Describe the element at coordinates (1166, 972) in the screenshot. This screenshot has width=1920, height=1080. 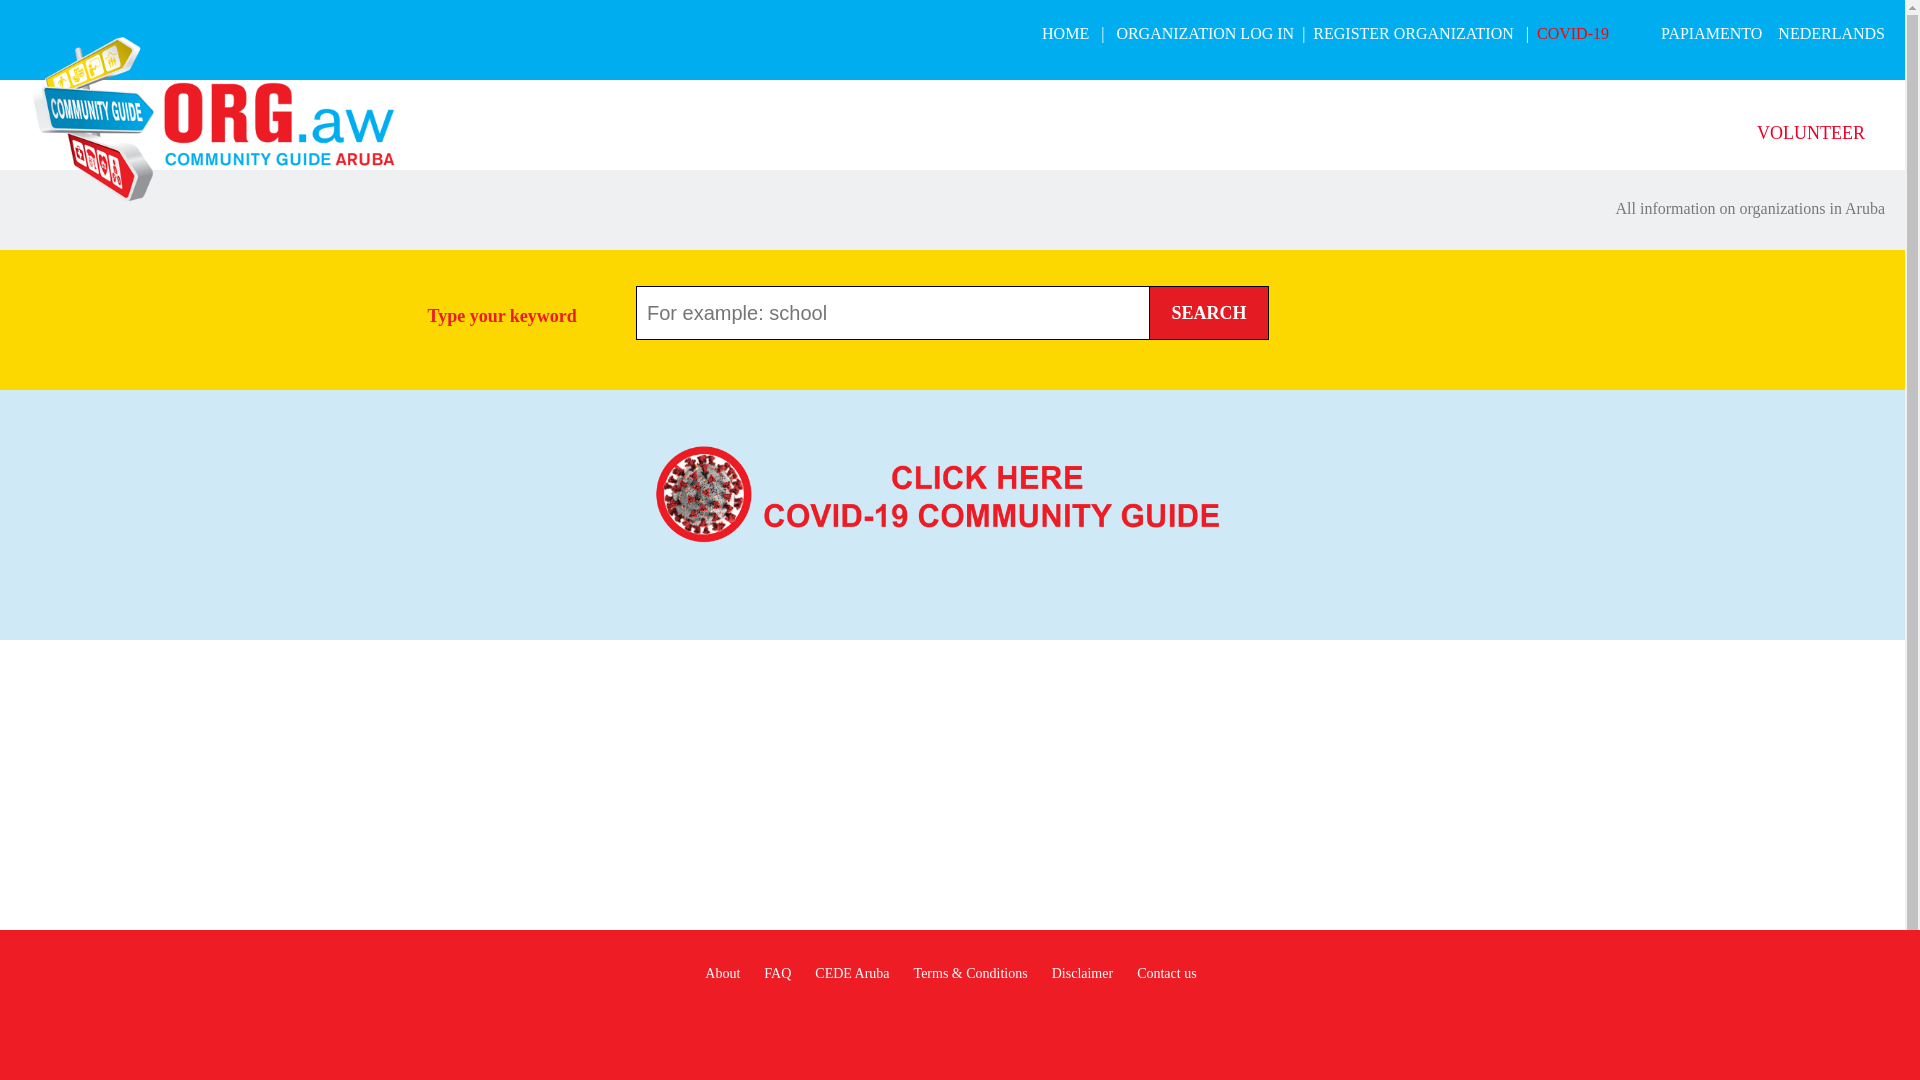
I see `'Contact us'` at that location.